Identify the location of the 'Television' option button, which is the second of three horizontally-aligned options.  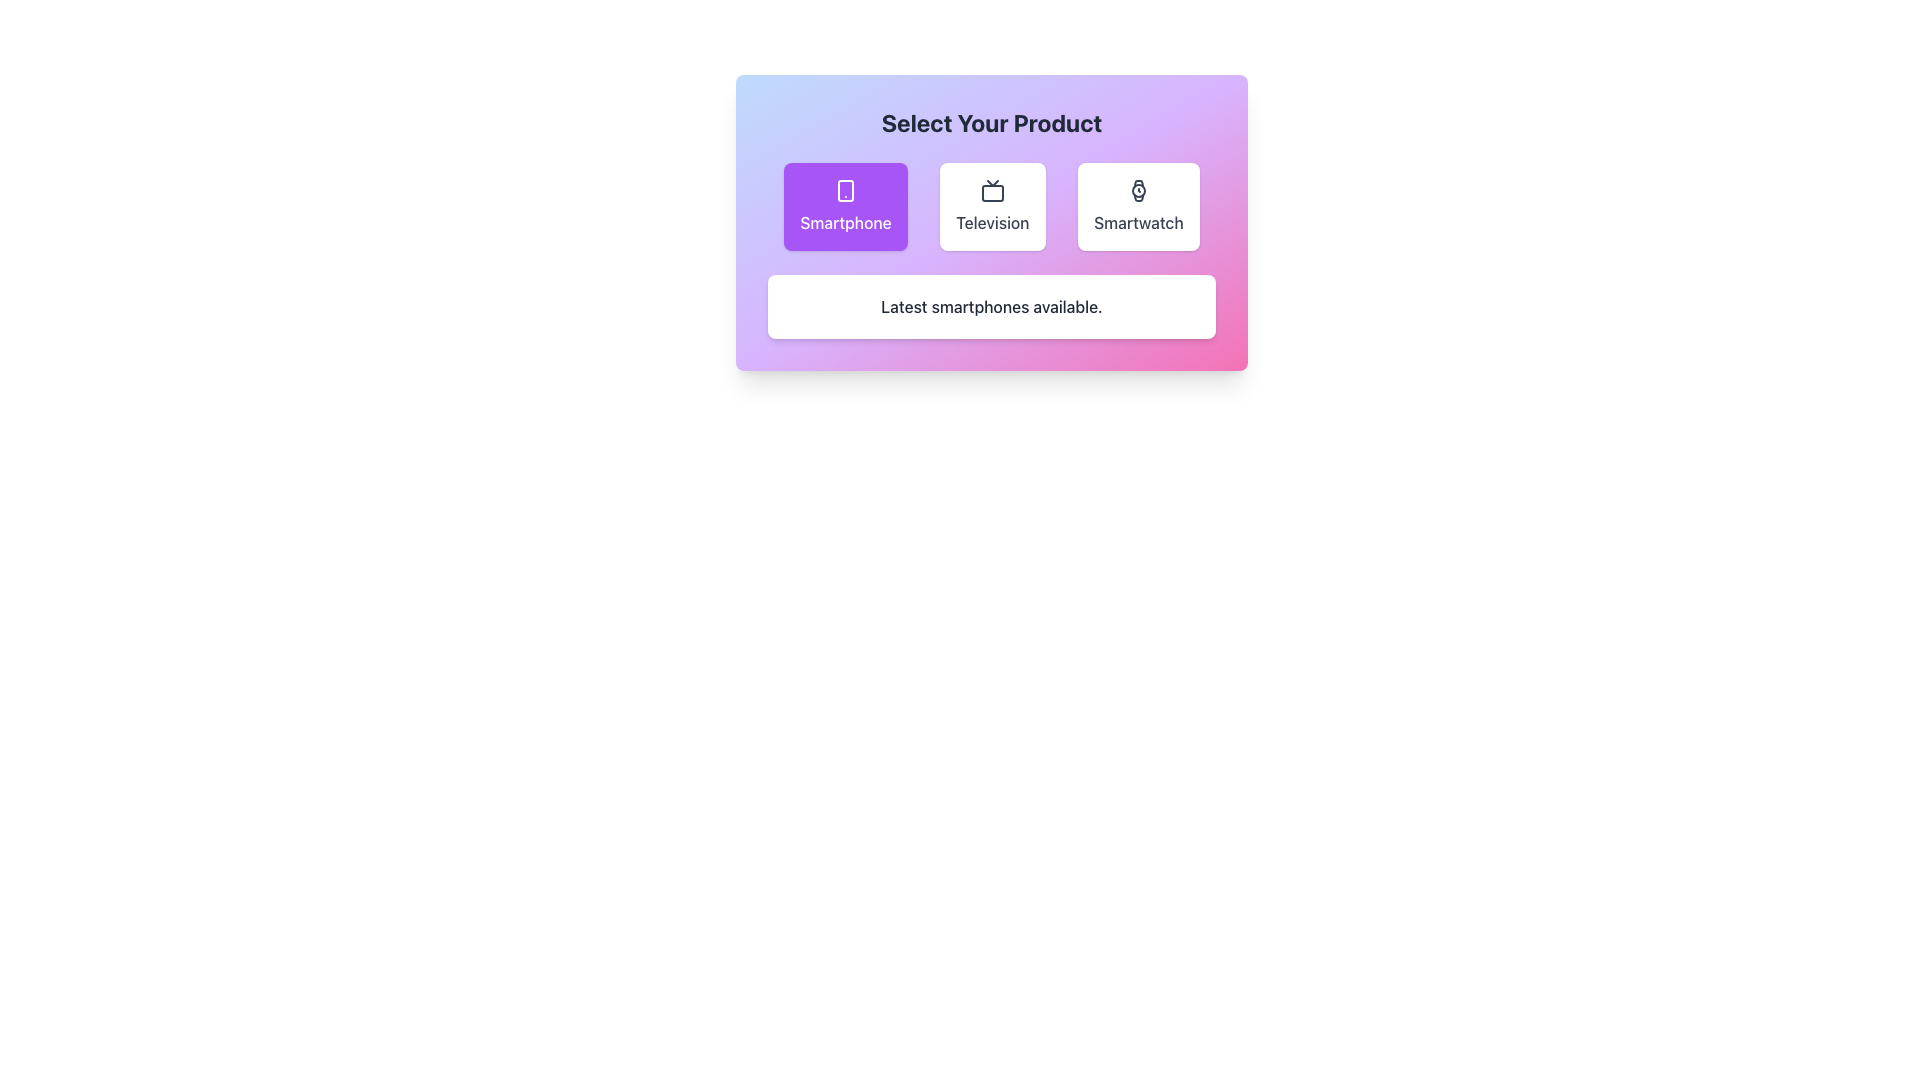
(992, 207).